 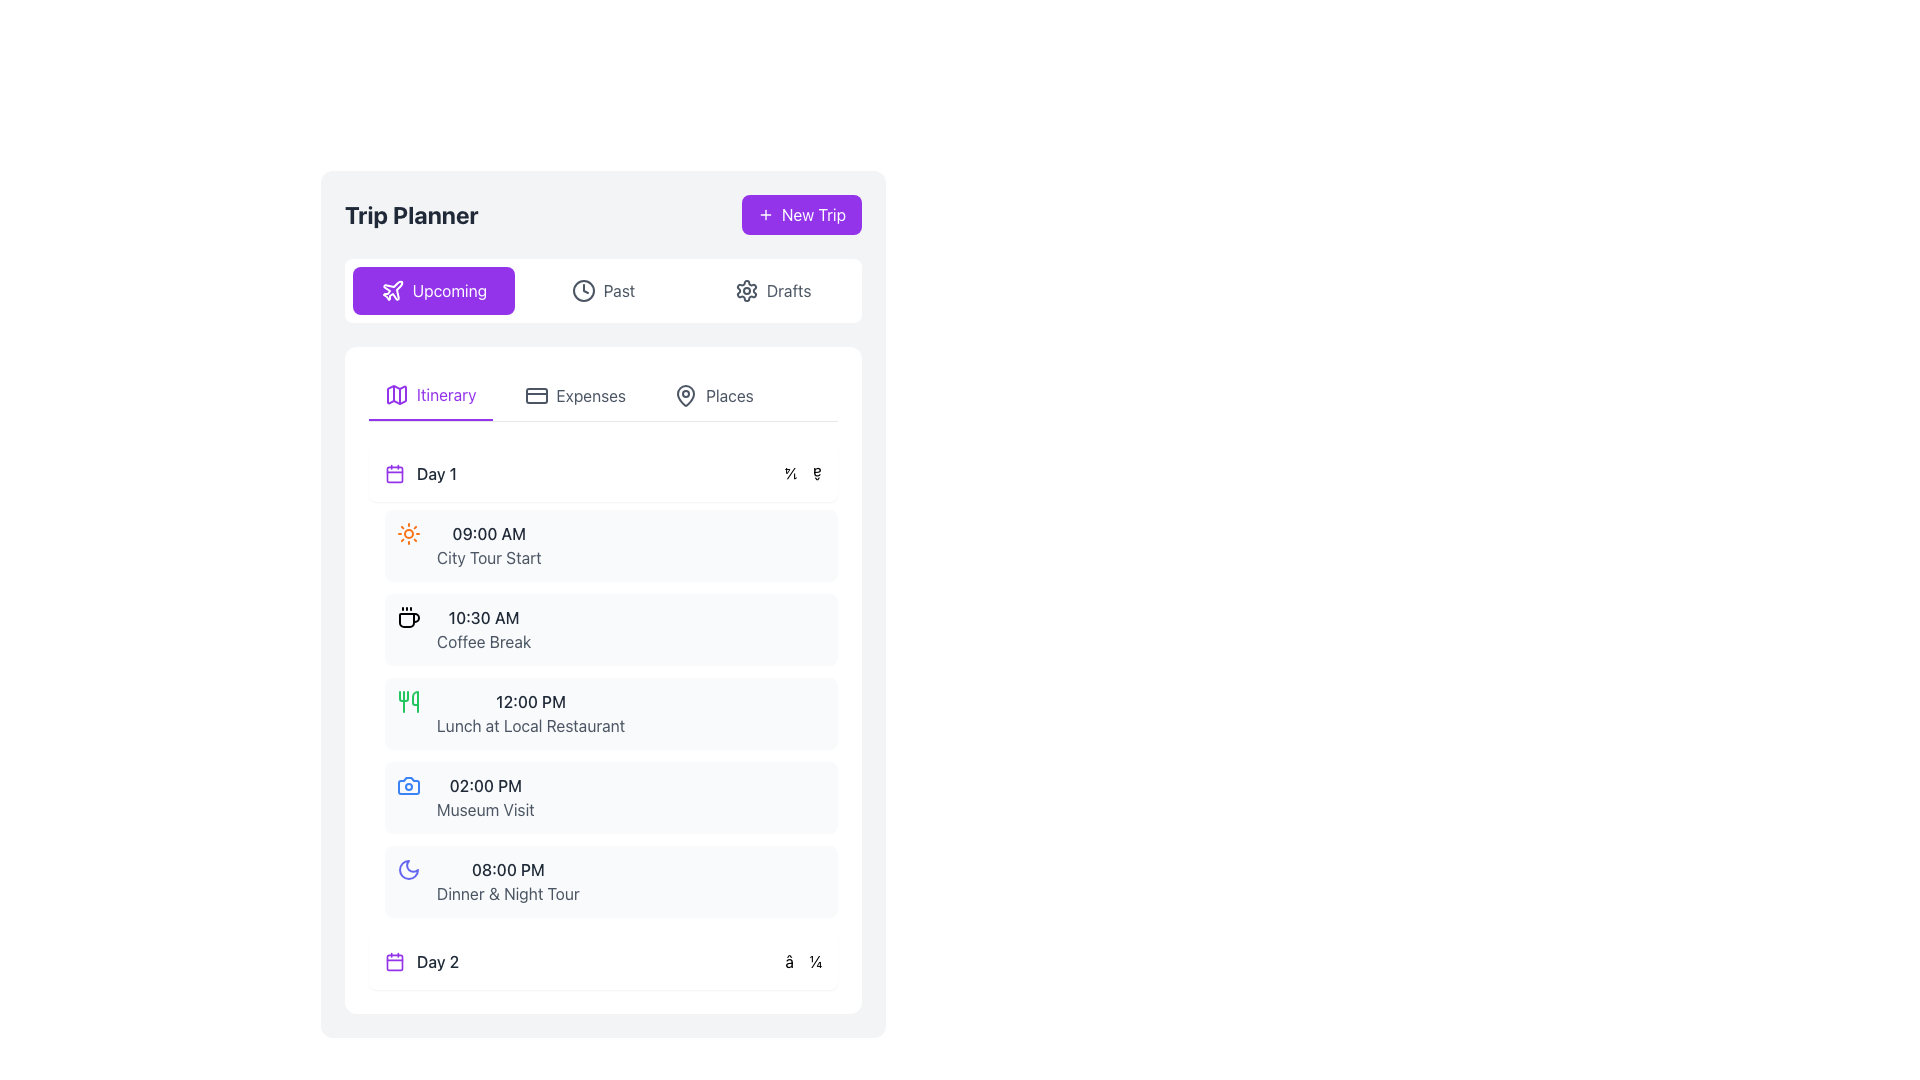 What do you see at coordinates (407, 785) in the screenshot?
I see `the camera icon styled with blue color located in the 'Day 1' section of the itinerary, which is part of the scheduled entry titled 'Museum Visit' at 02:00 PM` at bounding box center [407, 785].